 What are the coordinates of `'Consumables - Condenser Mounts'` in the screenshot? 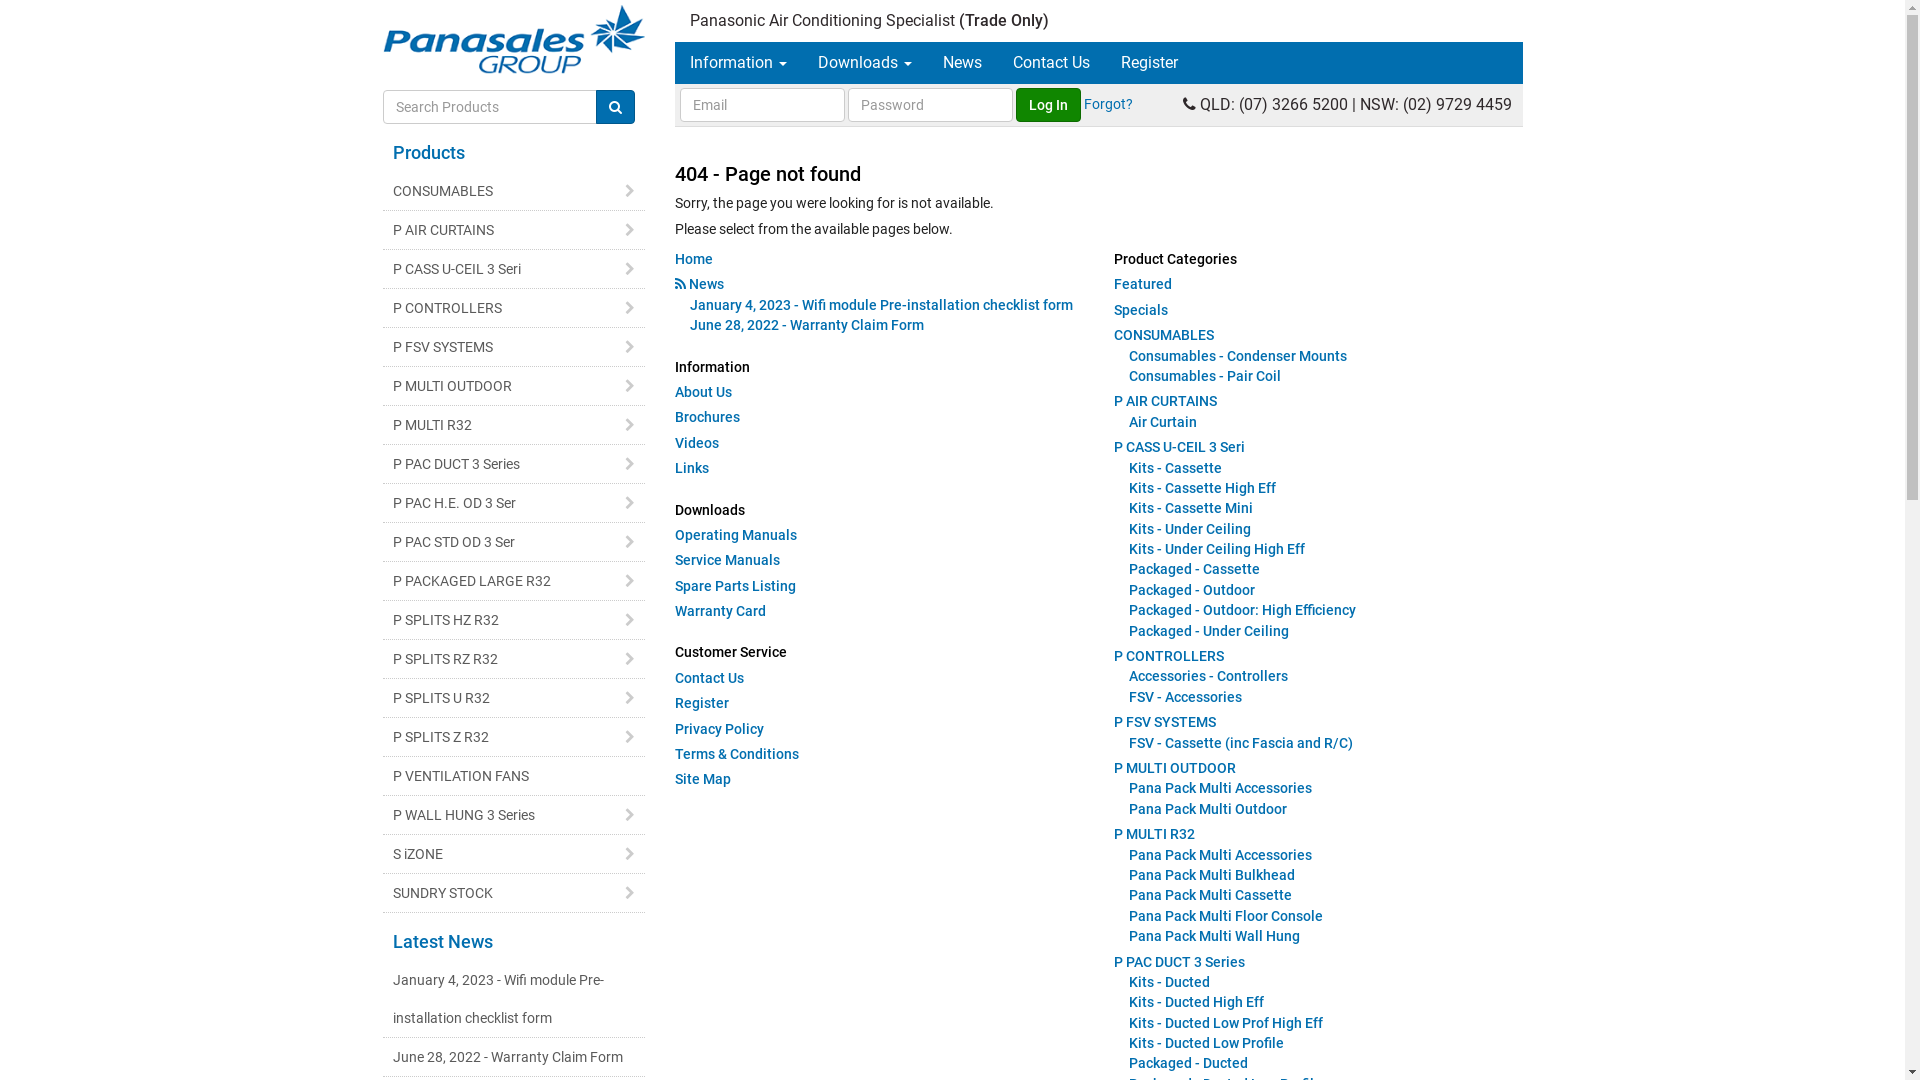 It's located at (1237, 354).